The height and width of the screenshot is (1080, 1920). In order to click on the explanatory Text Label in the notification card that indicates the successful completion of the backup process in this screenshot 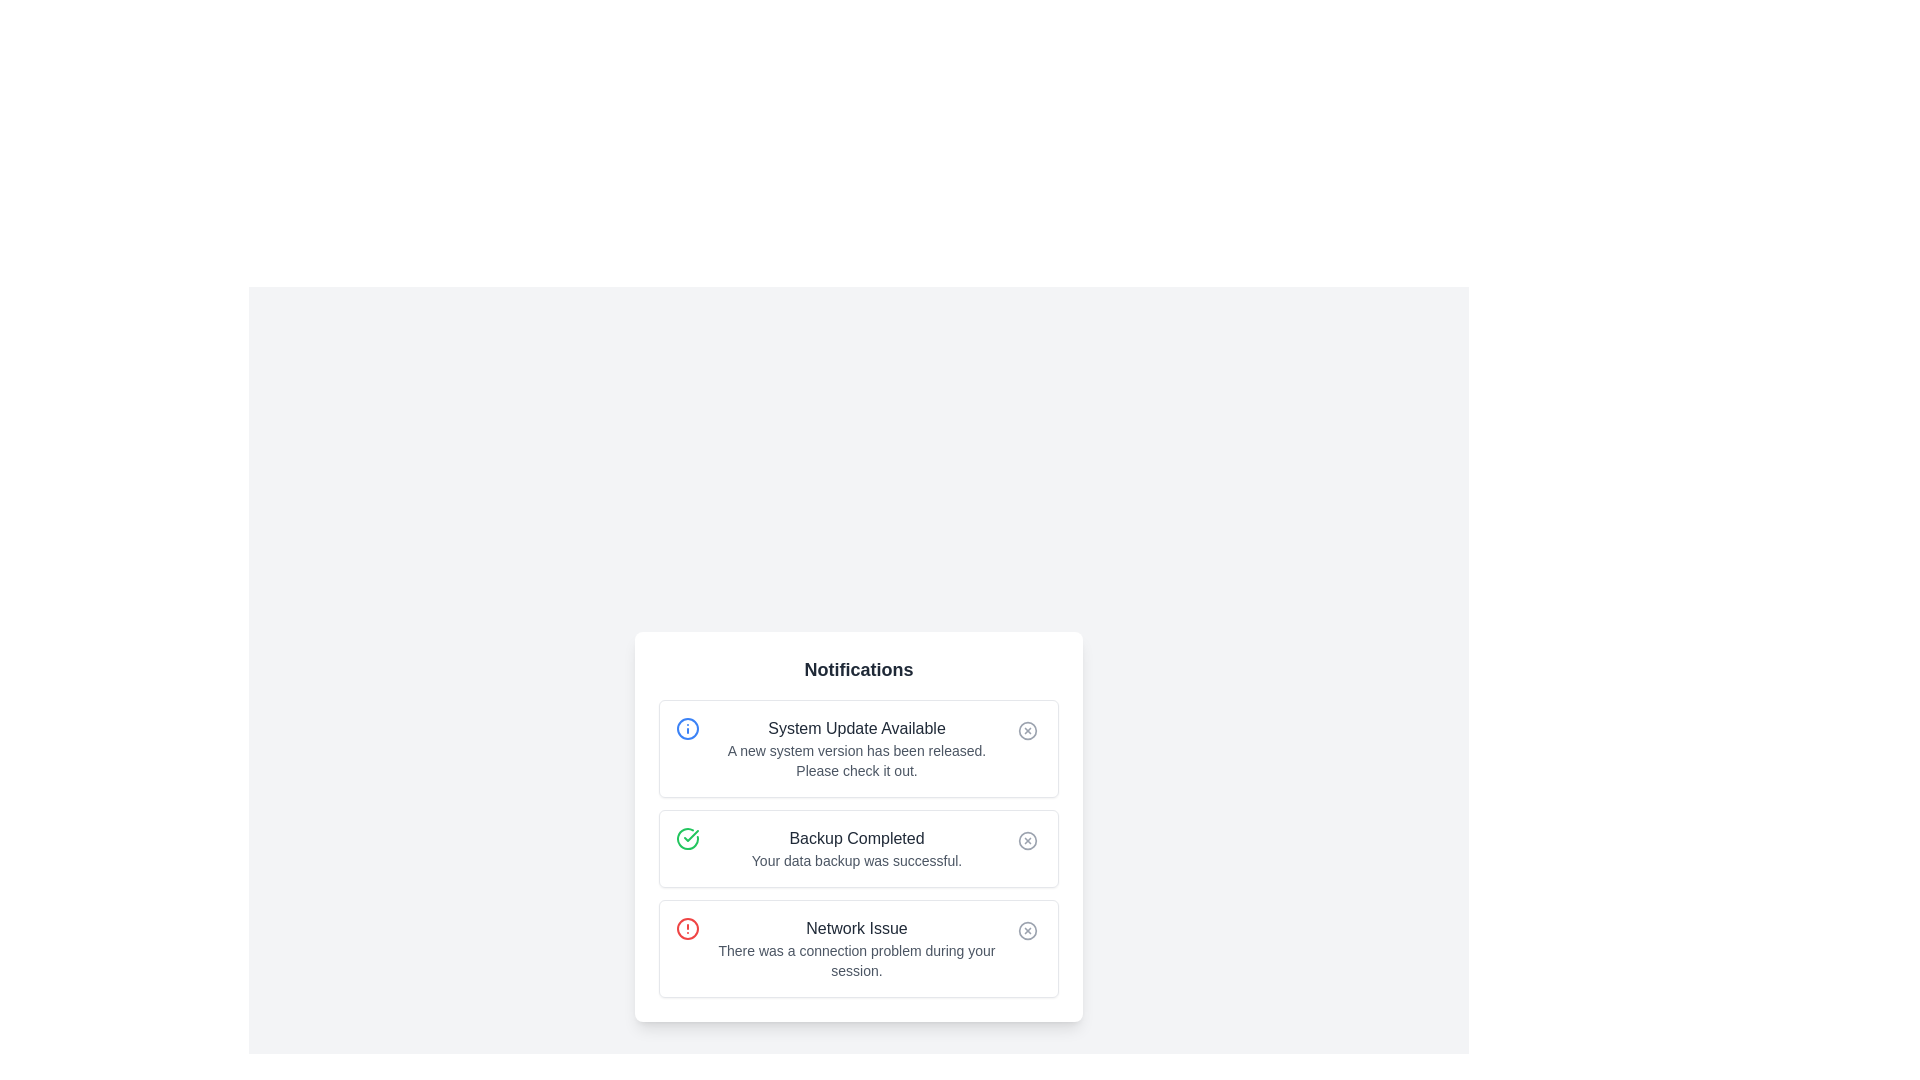, I will do `click(857, 859)`.